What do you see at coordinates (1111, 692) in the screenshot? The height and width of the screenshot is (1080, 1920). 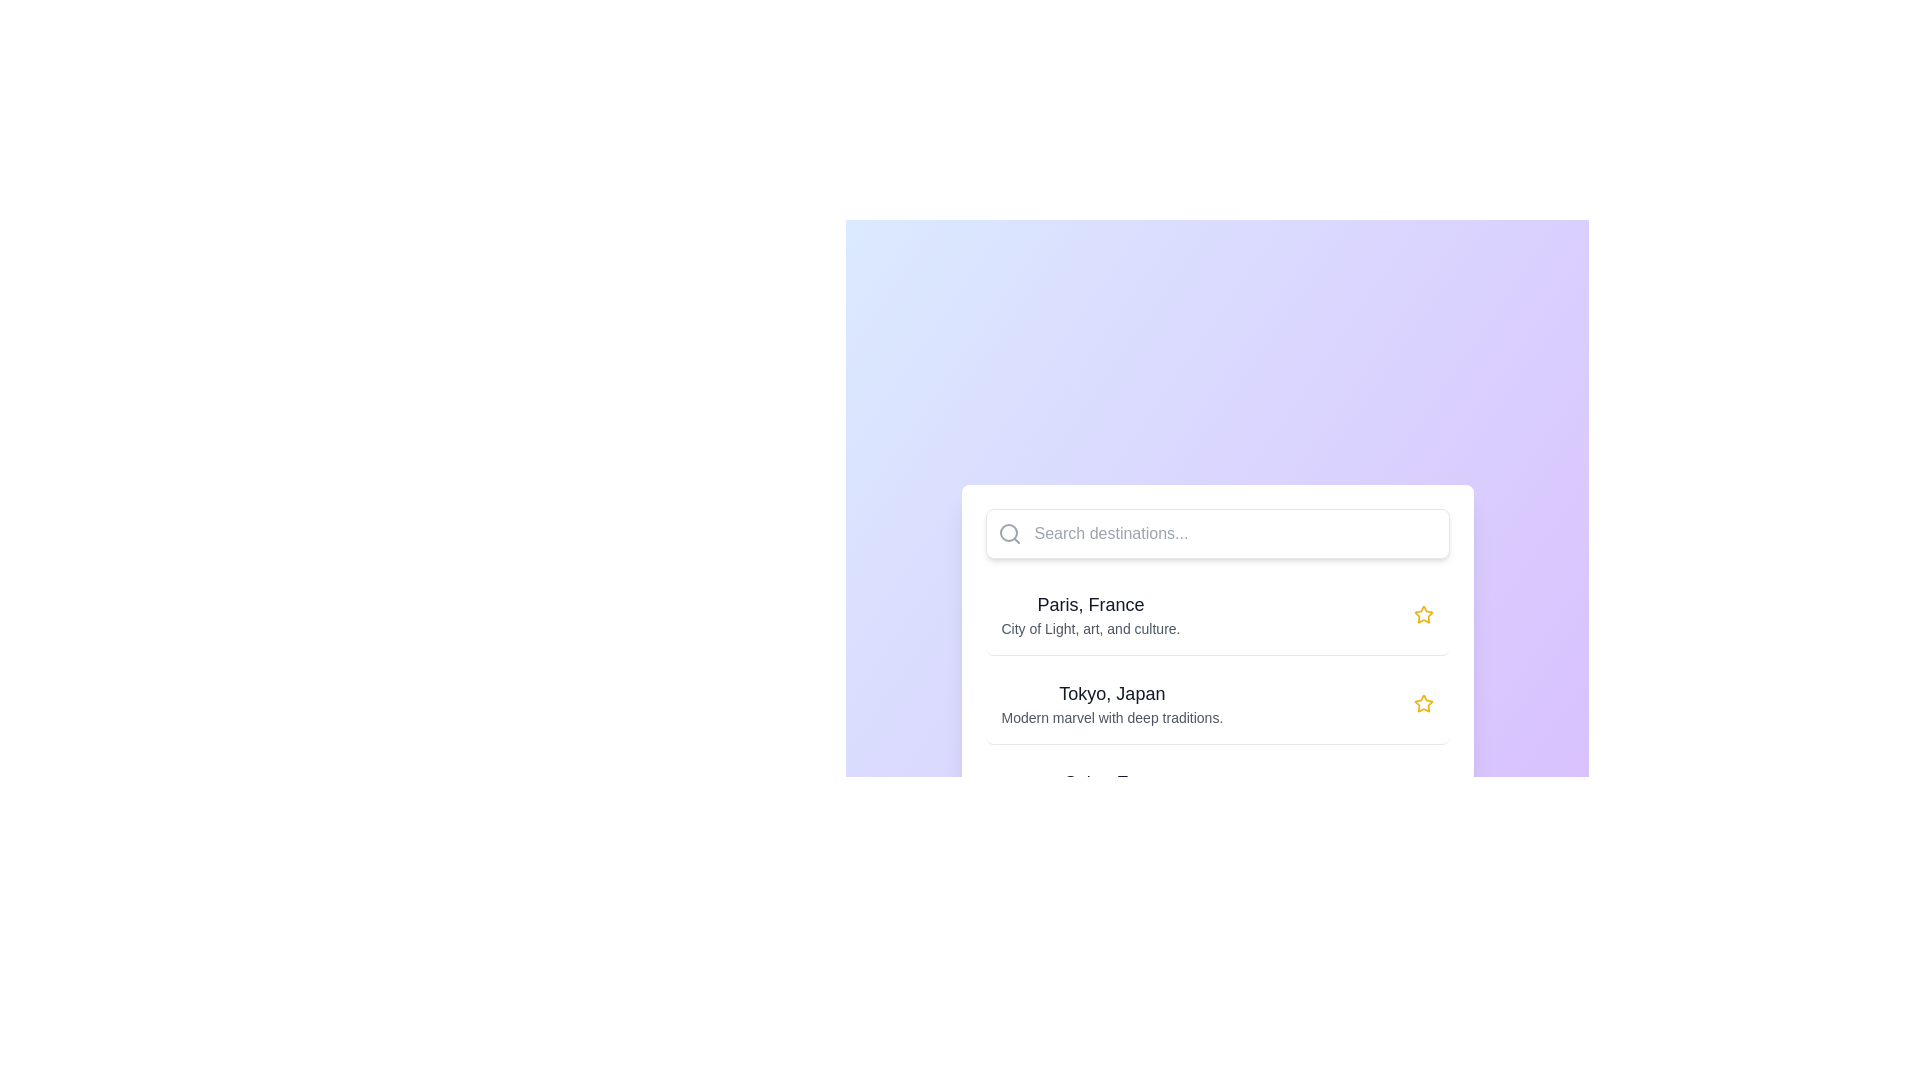 I see `the destination text label 'Tokyo, Japan' which is the second item in the list of destinations` at bounding box center [1111, 692].